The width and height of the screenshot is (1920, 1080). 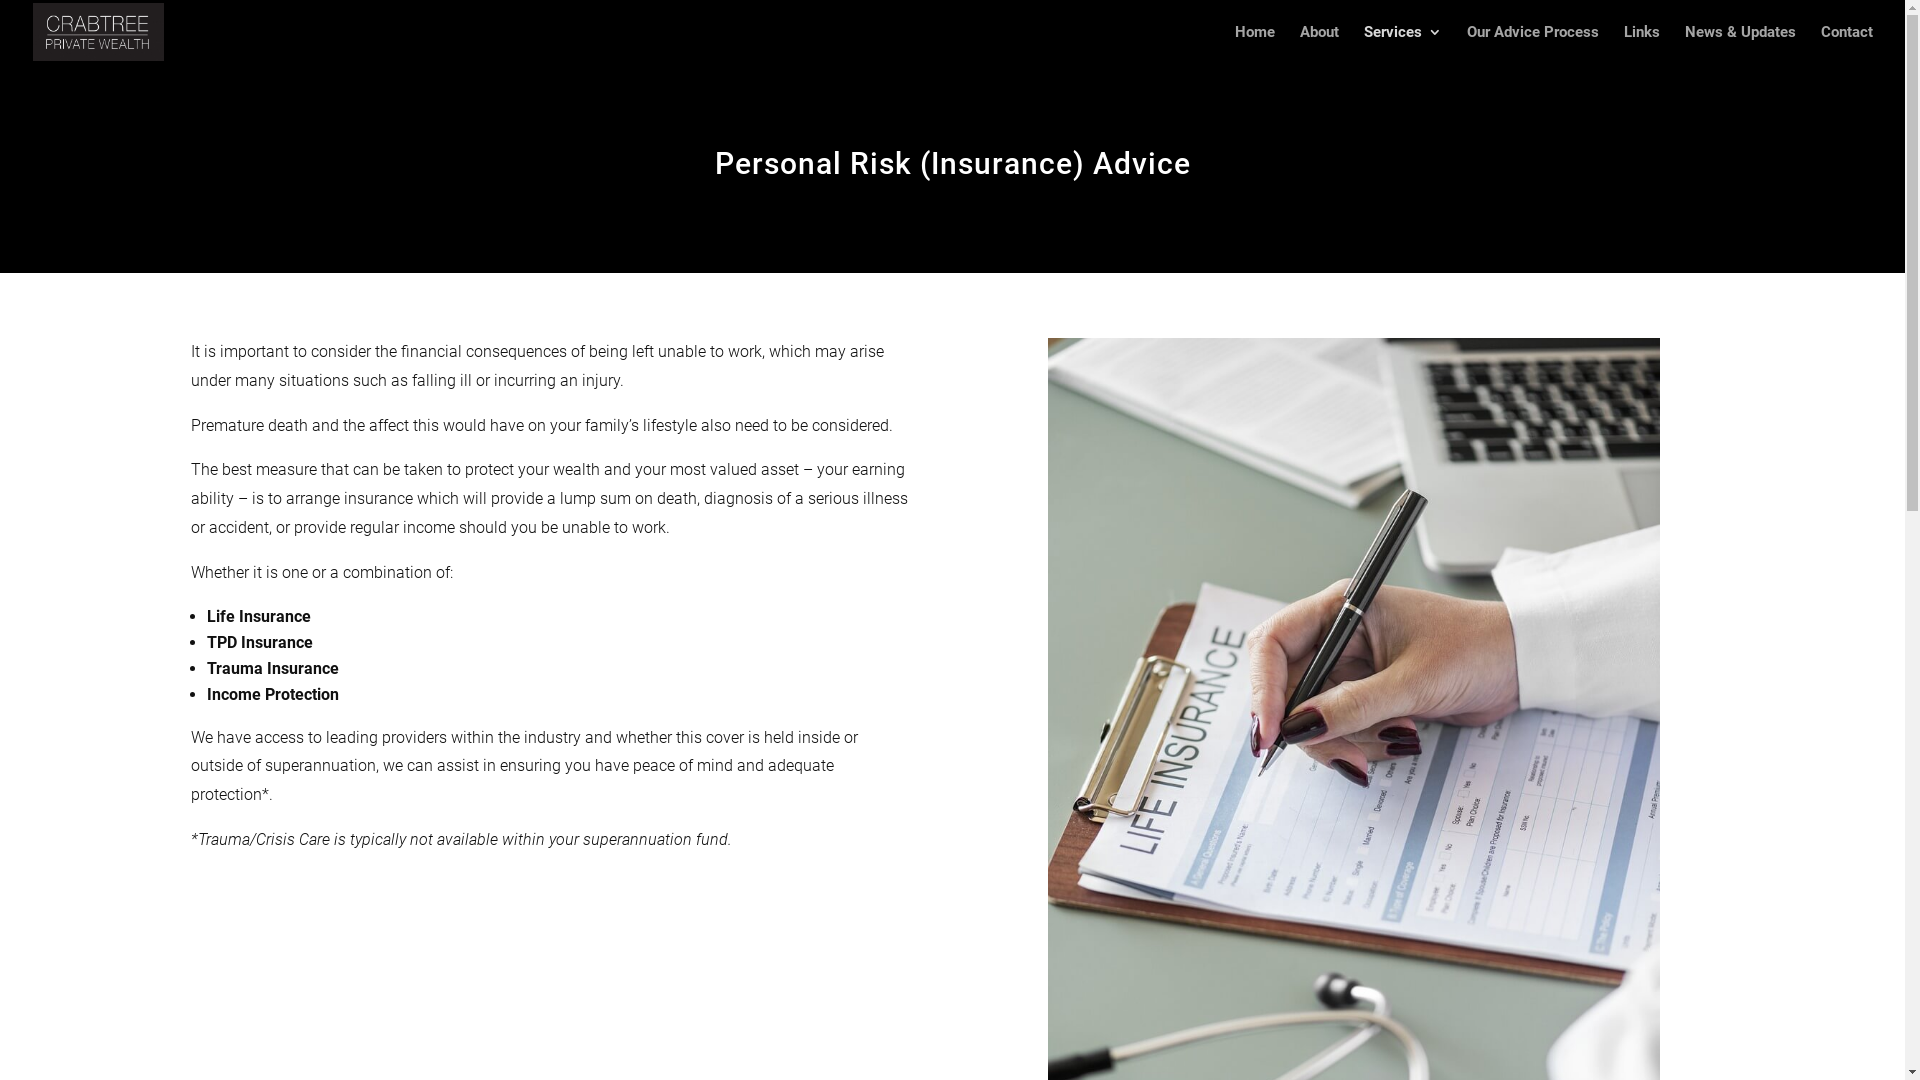 What do you see at coordinates (1531, 44) in the screenshot?
I see `'Our Advice Process'` at bounding box center [1531, 44].